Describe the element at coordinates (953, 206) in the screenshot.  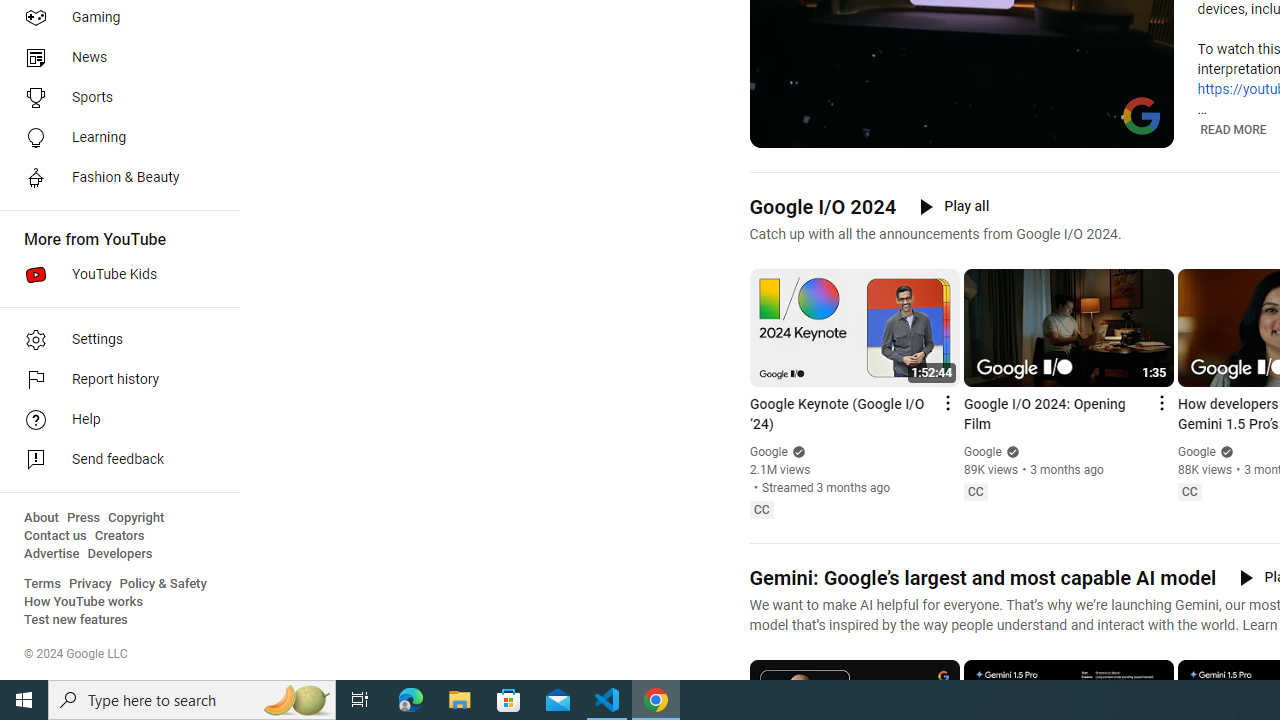
I see `'Play all'` at that location.